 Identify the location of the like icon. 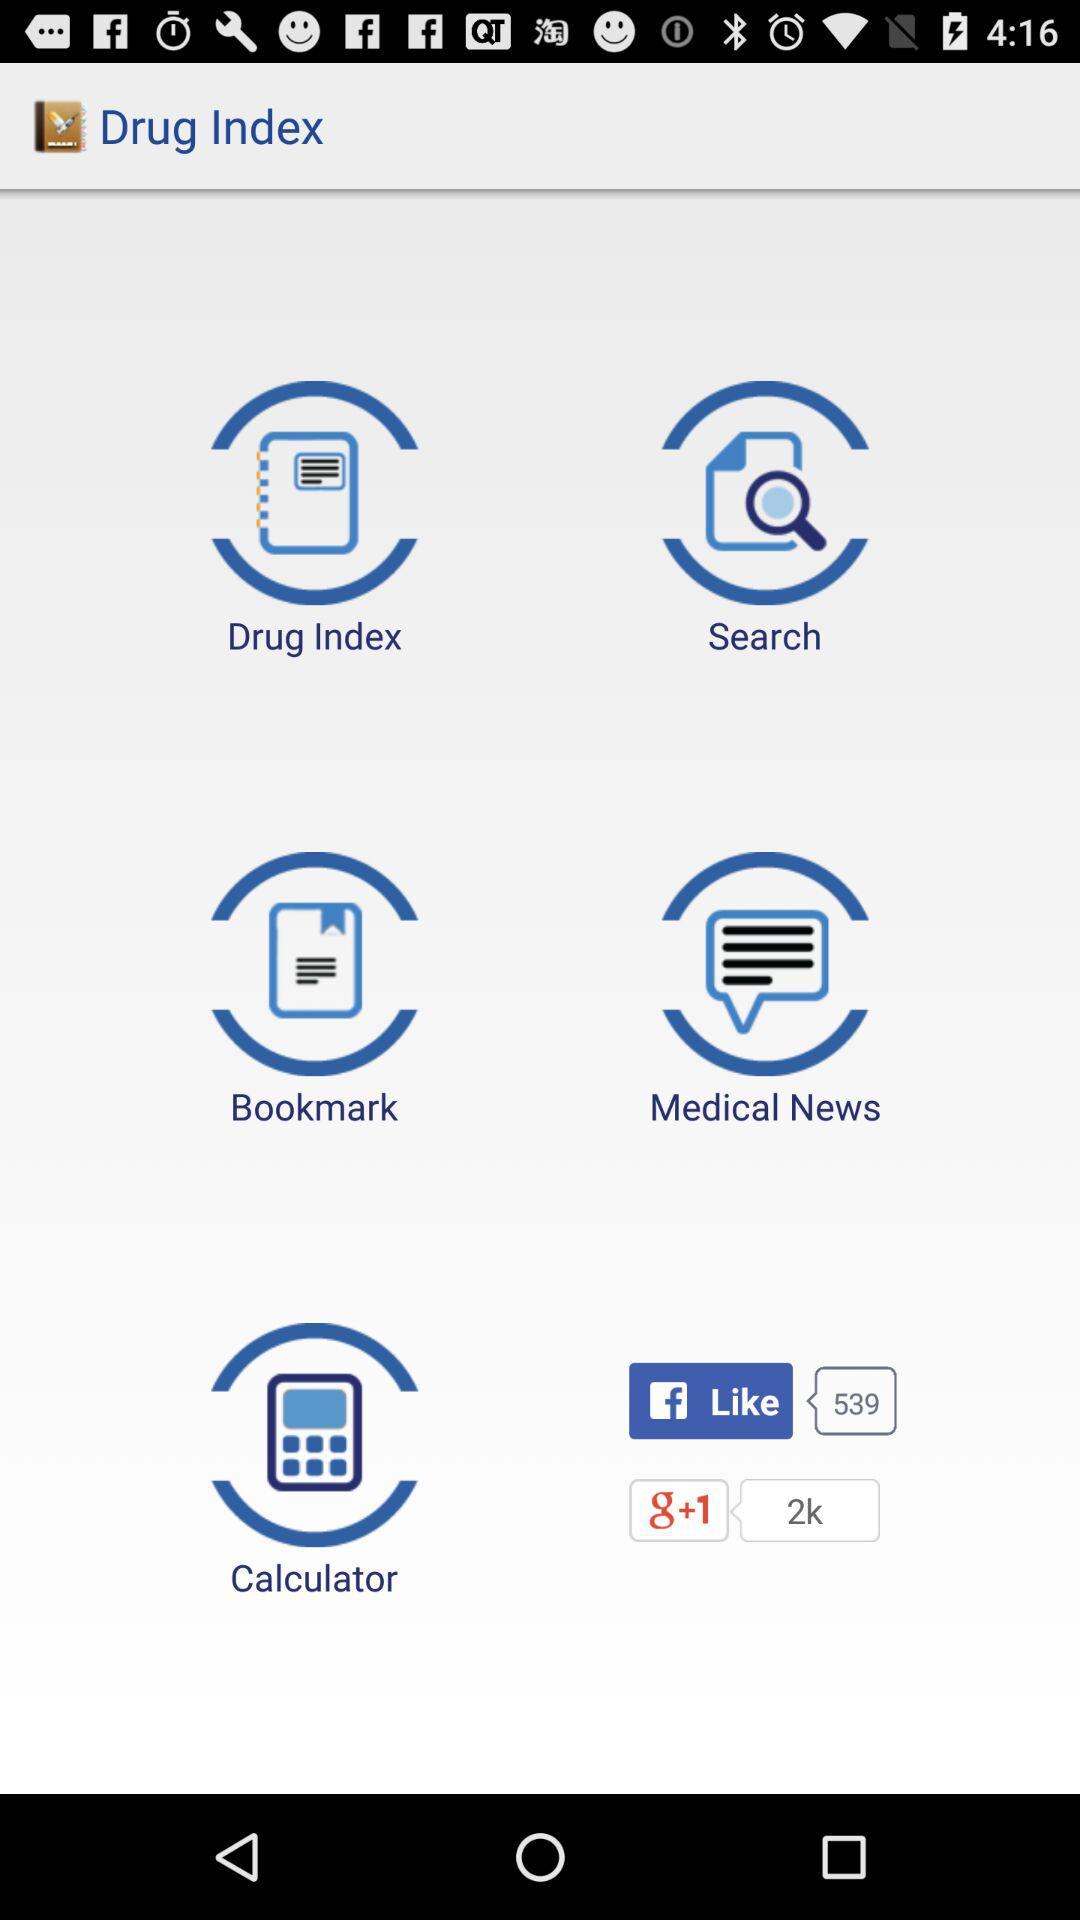
(709, 1400).